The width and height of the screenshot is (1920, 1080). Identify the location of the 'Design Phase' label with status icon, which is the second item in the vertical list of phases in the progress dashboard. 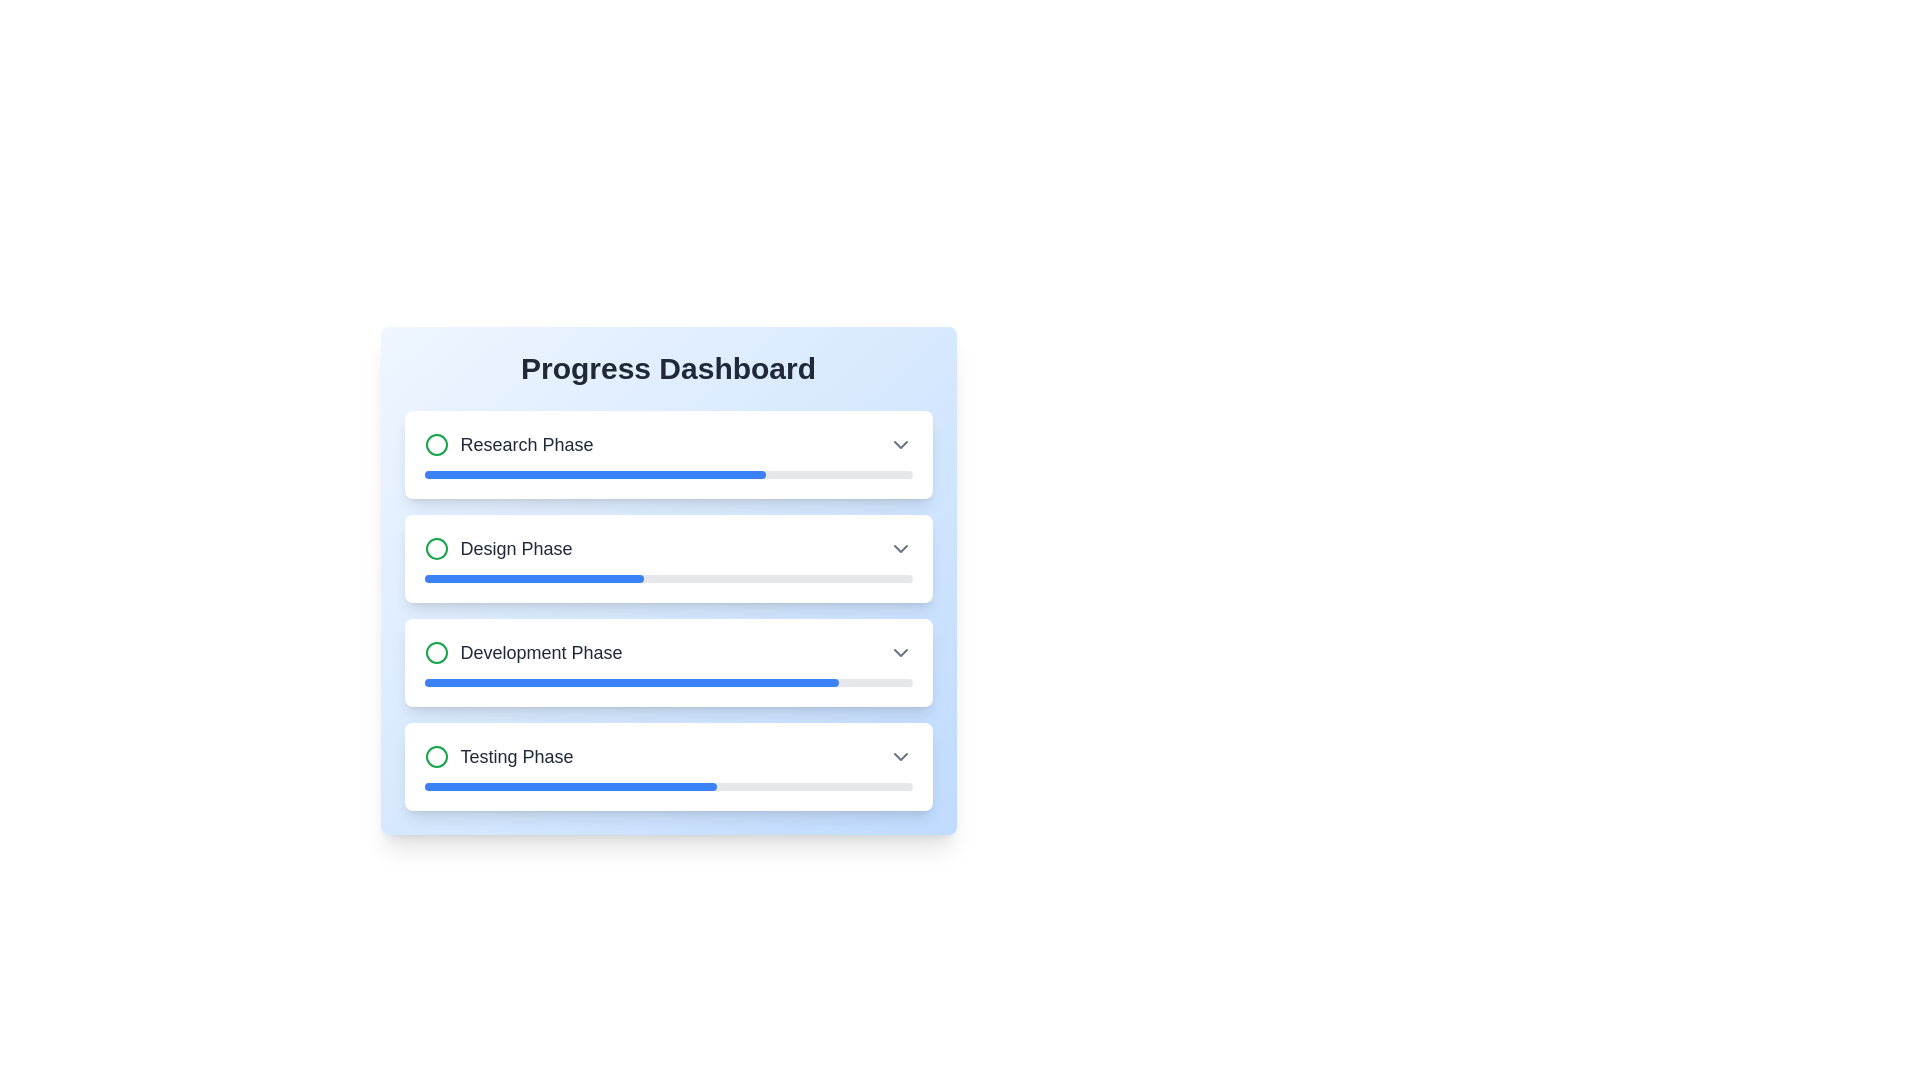
(498, 548).